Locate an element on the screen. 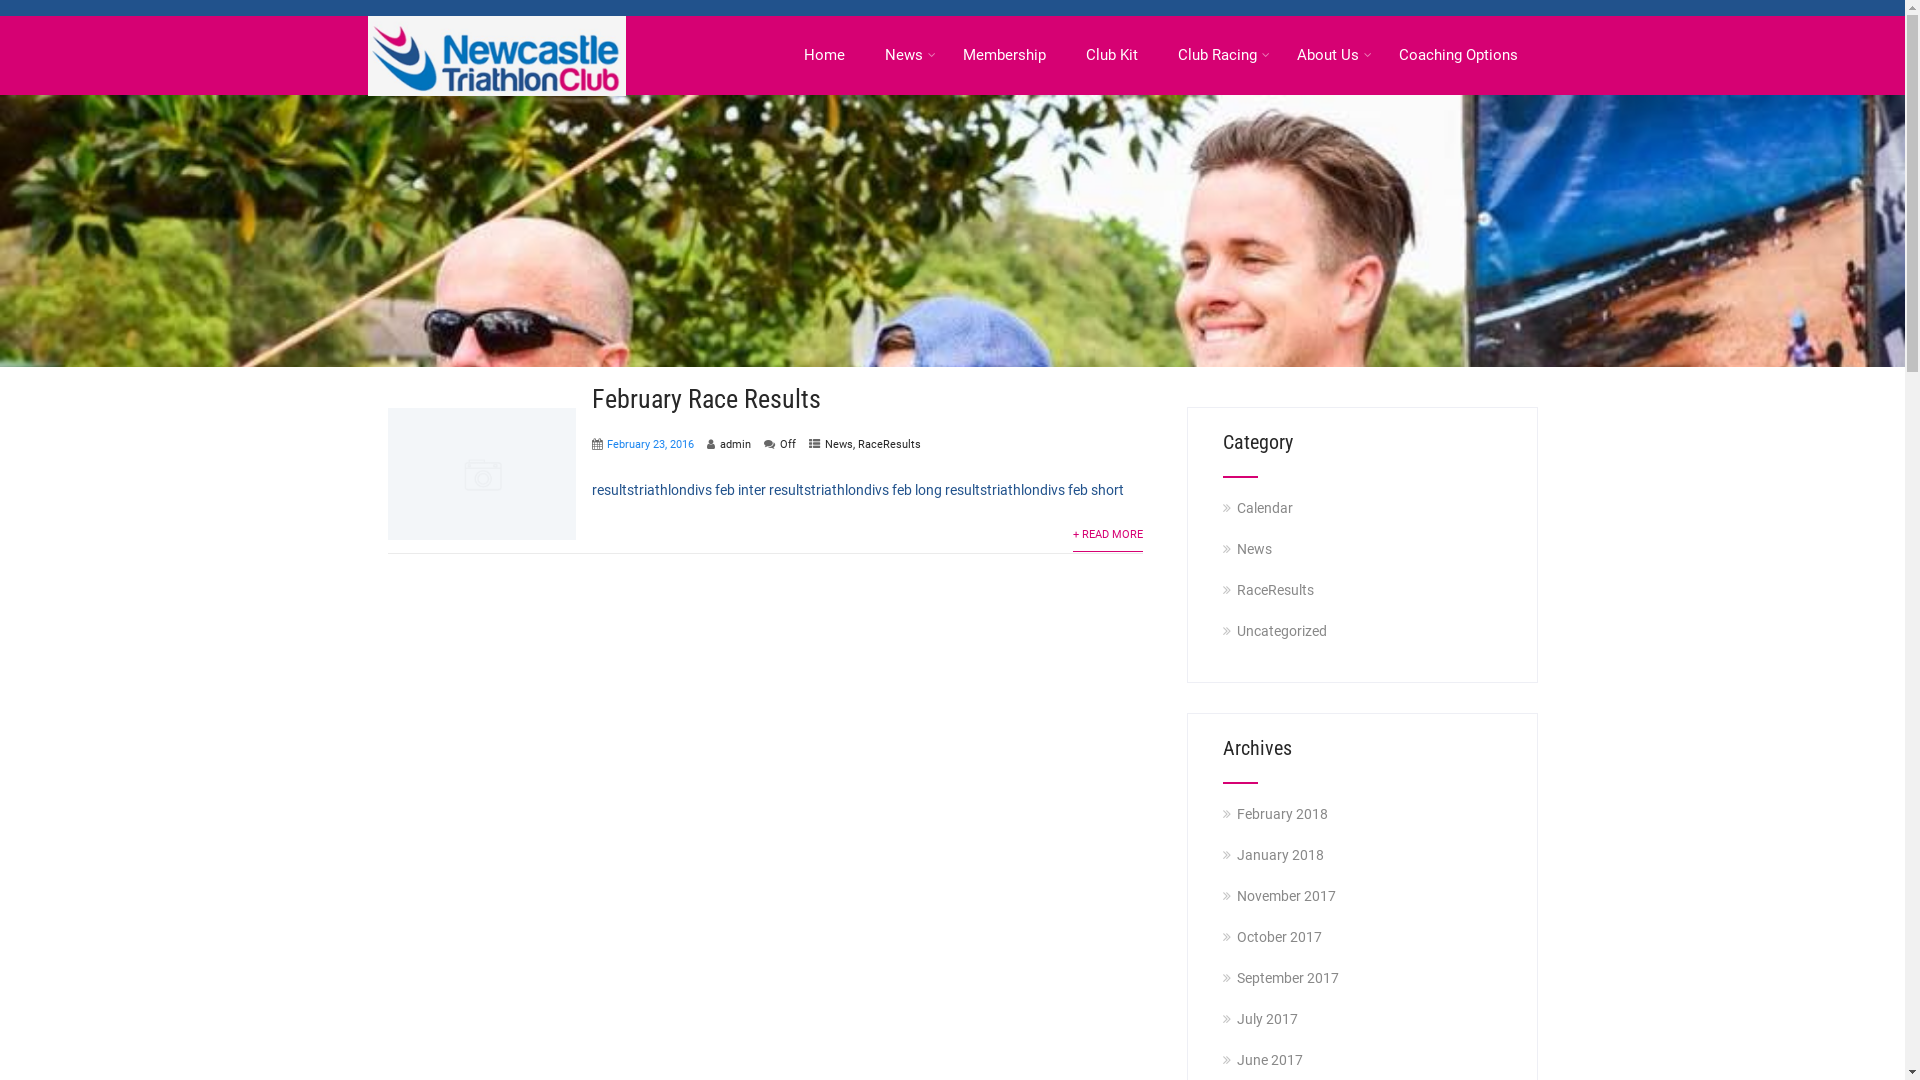 The height and width of the screenshot is (1080, 1920). 'February 2018' is located at coordinates (1282, 813).